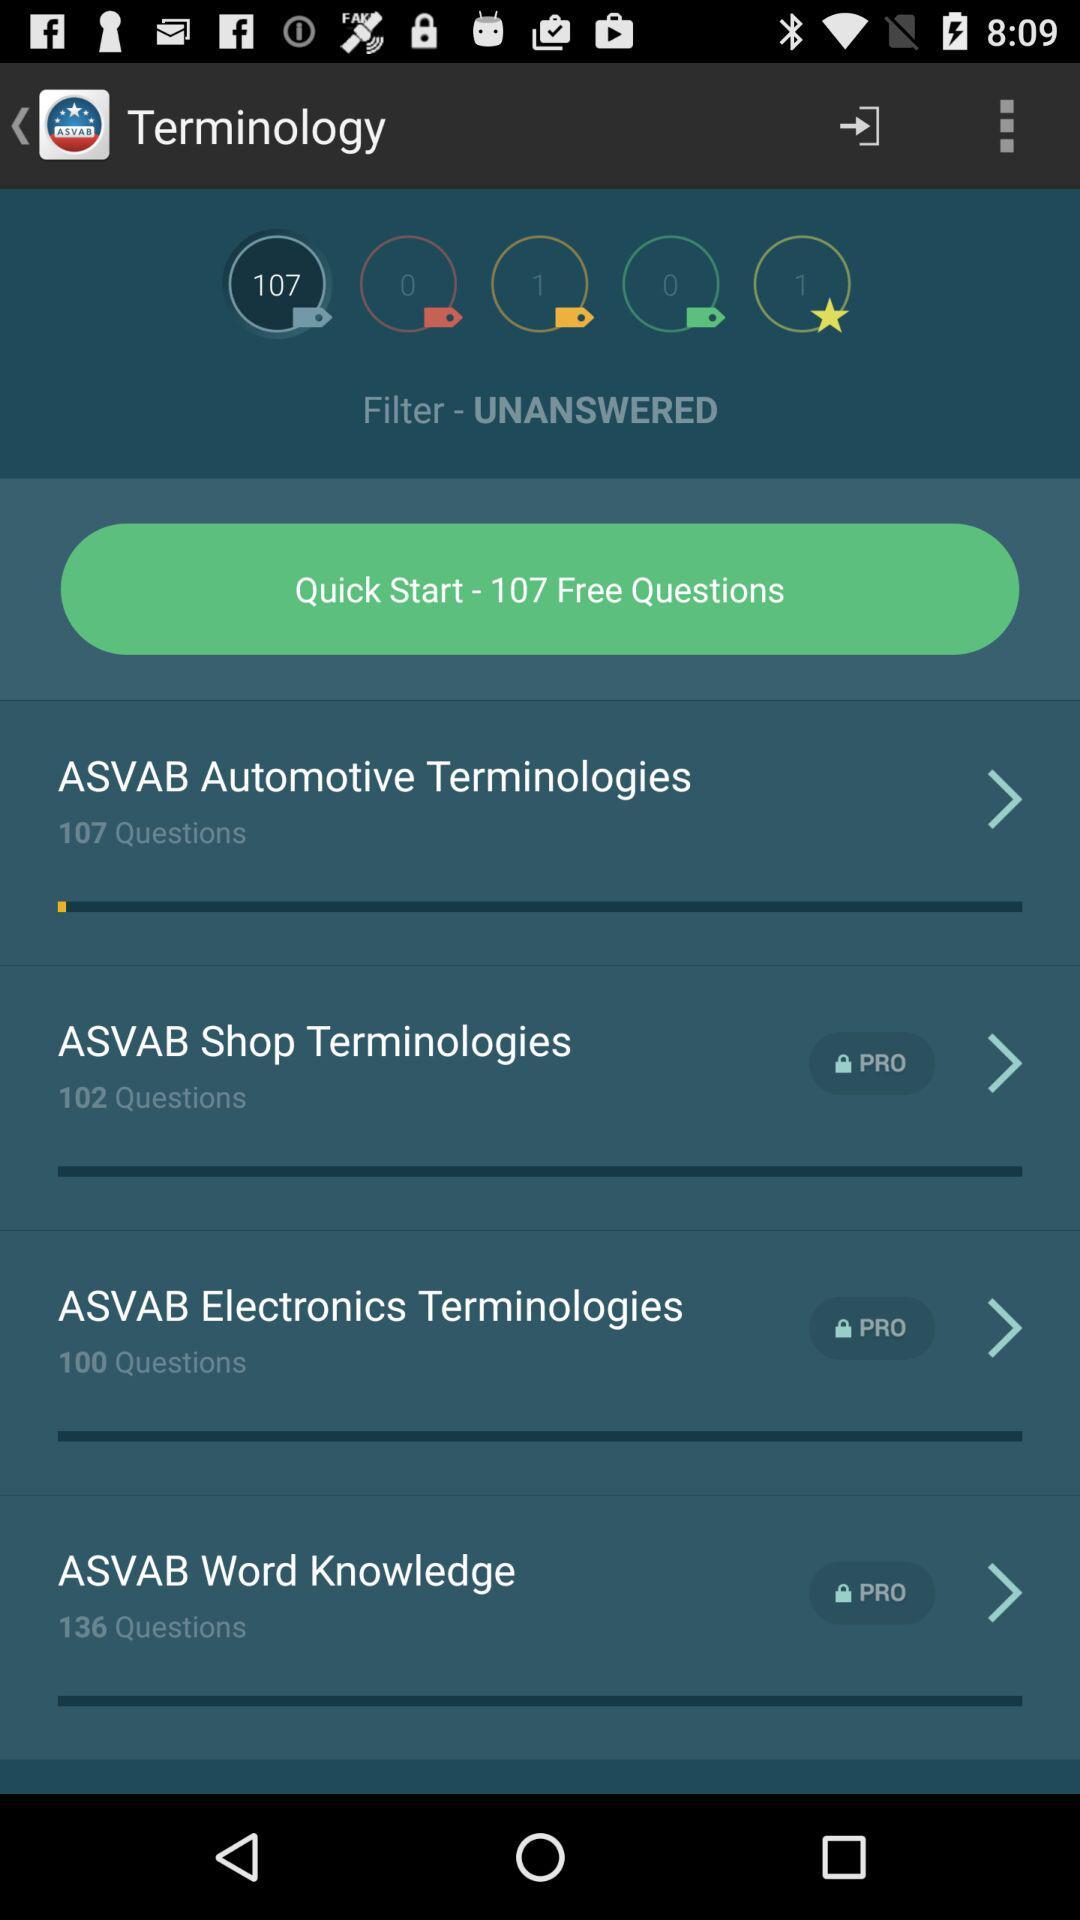 The width and height of the screenshot is (1080, 1920). Describe the element at coordinates (858, 124) in the screenshot. I see `icon to the right of the terminology` at that location.